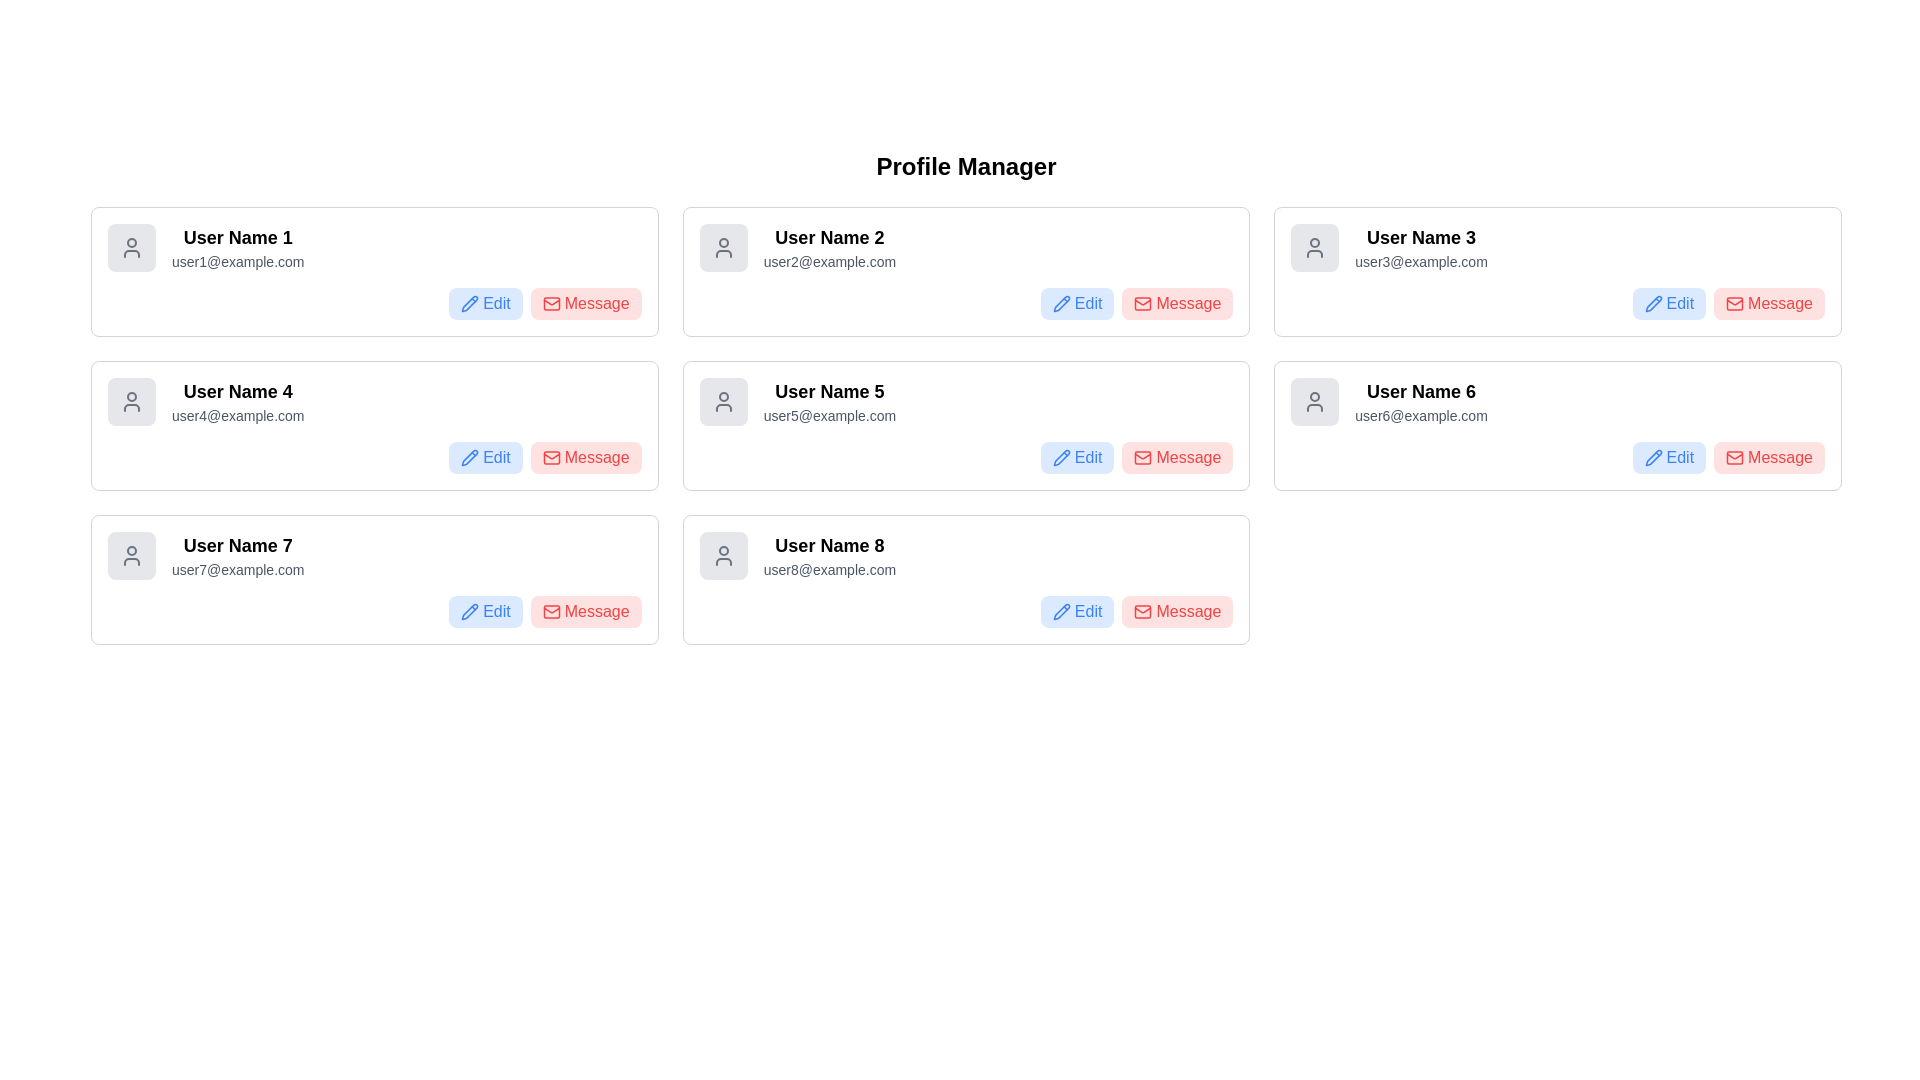 This screenshot has width=1920, height=1080. Describe the element at coordinates (722, 401) in the screenshot. I see `the user silhouette icon within the 'User Name 5' card, located in the upper-left corner next to the text label 'User Name 5'` at that location.